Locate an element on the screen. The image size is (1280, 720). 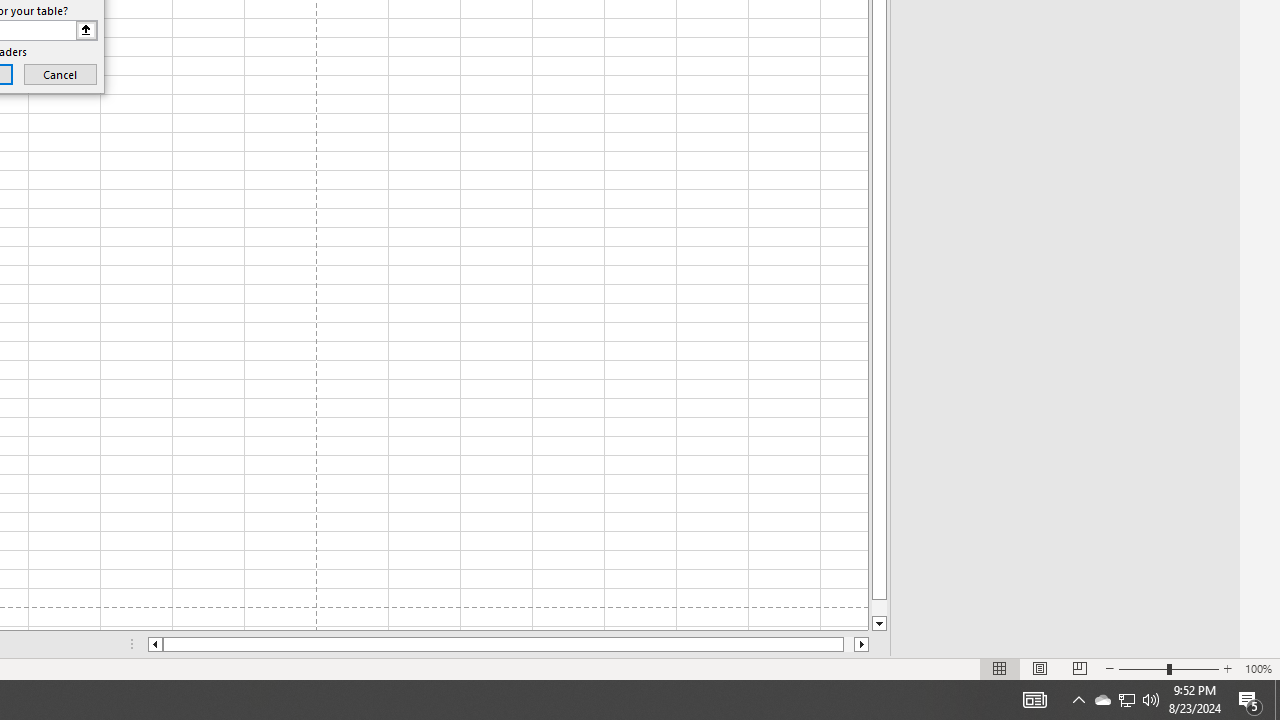
'Page Break Preview' is located at coordinates (1078, 669).